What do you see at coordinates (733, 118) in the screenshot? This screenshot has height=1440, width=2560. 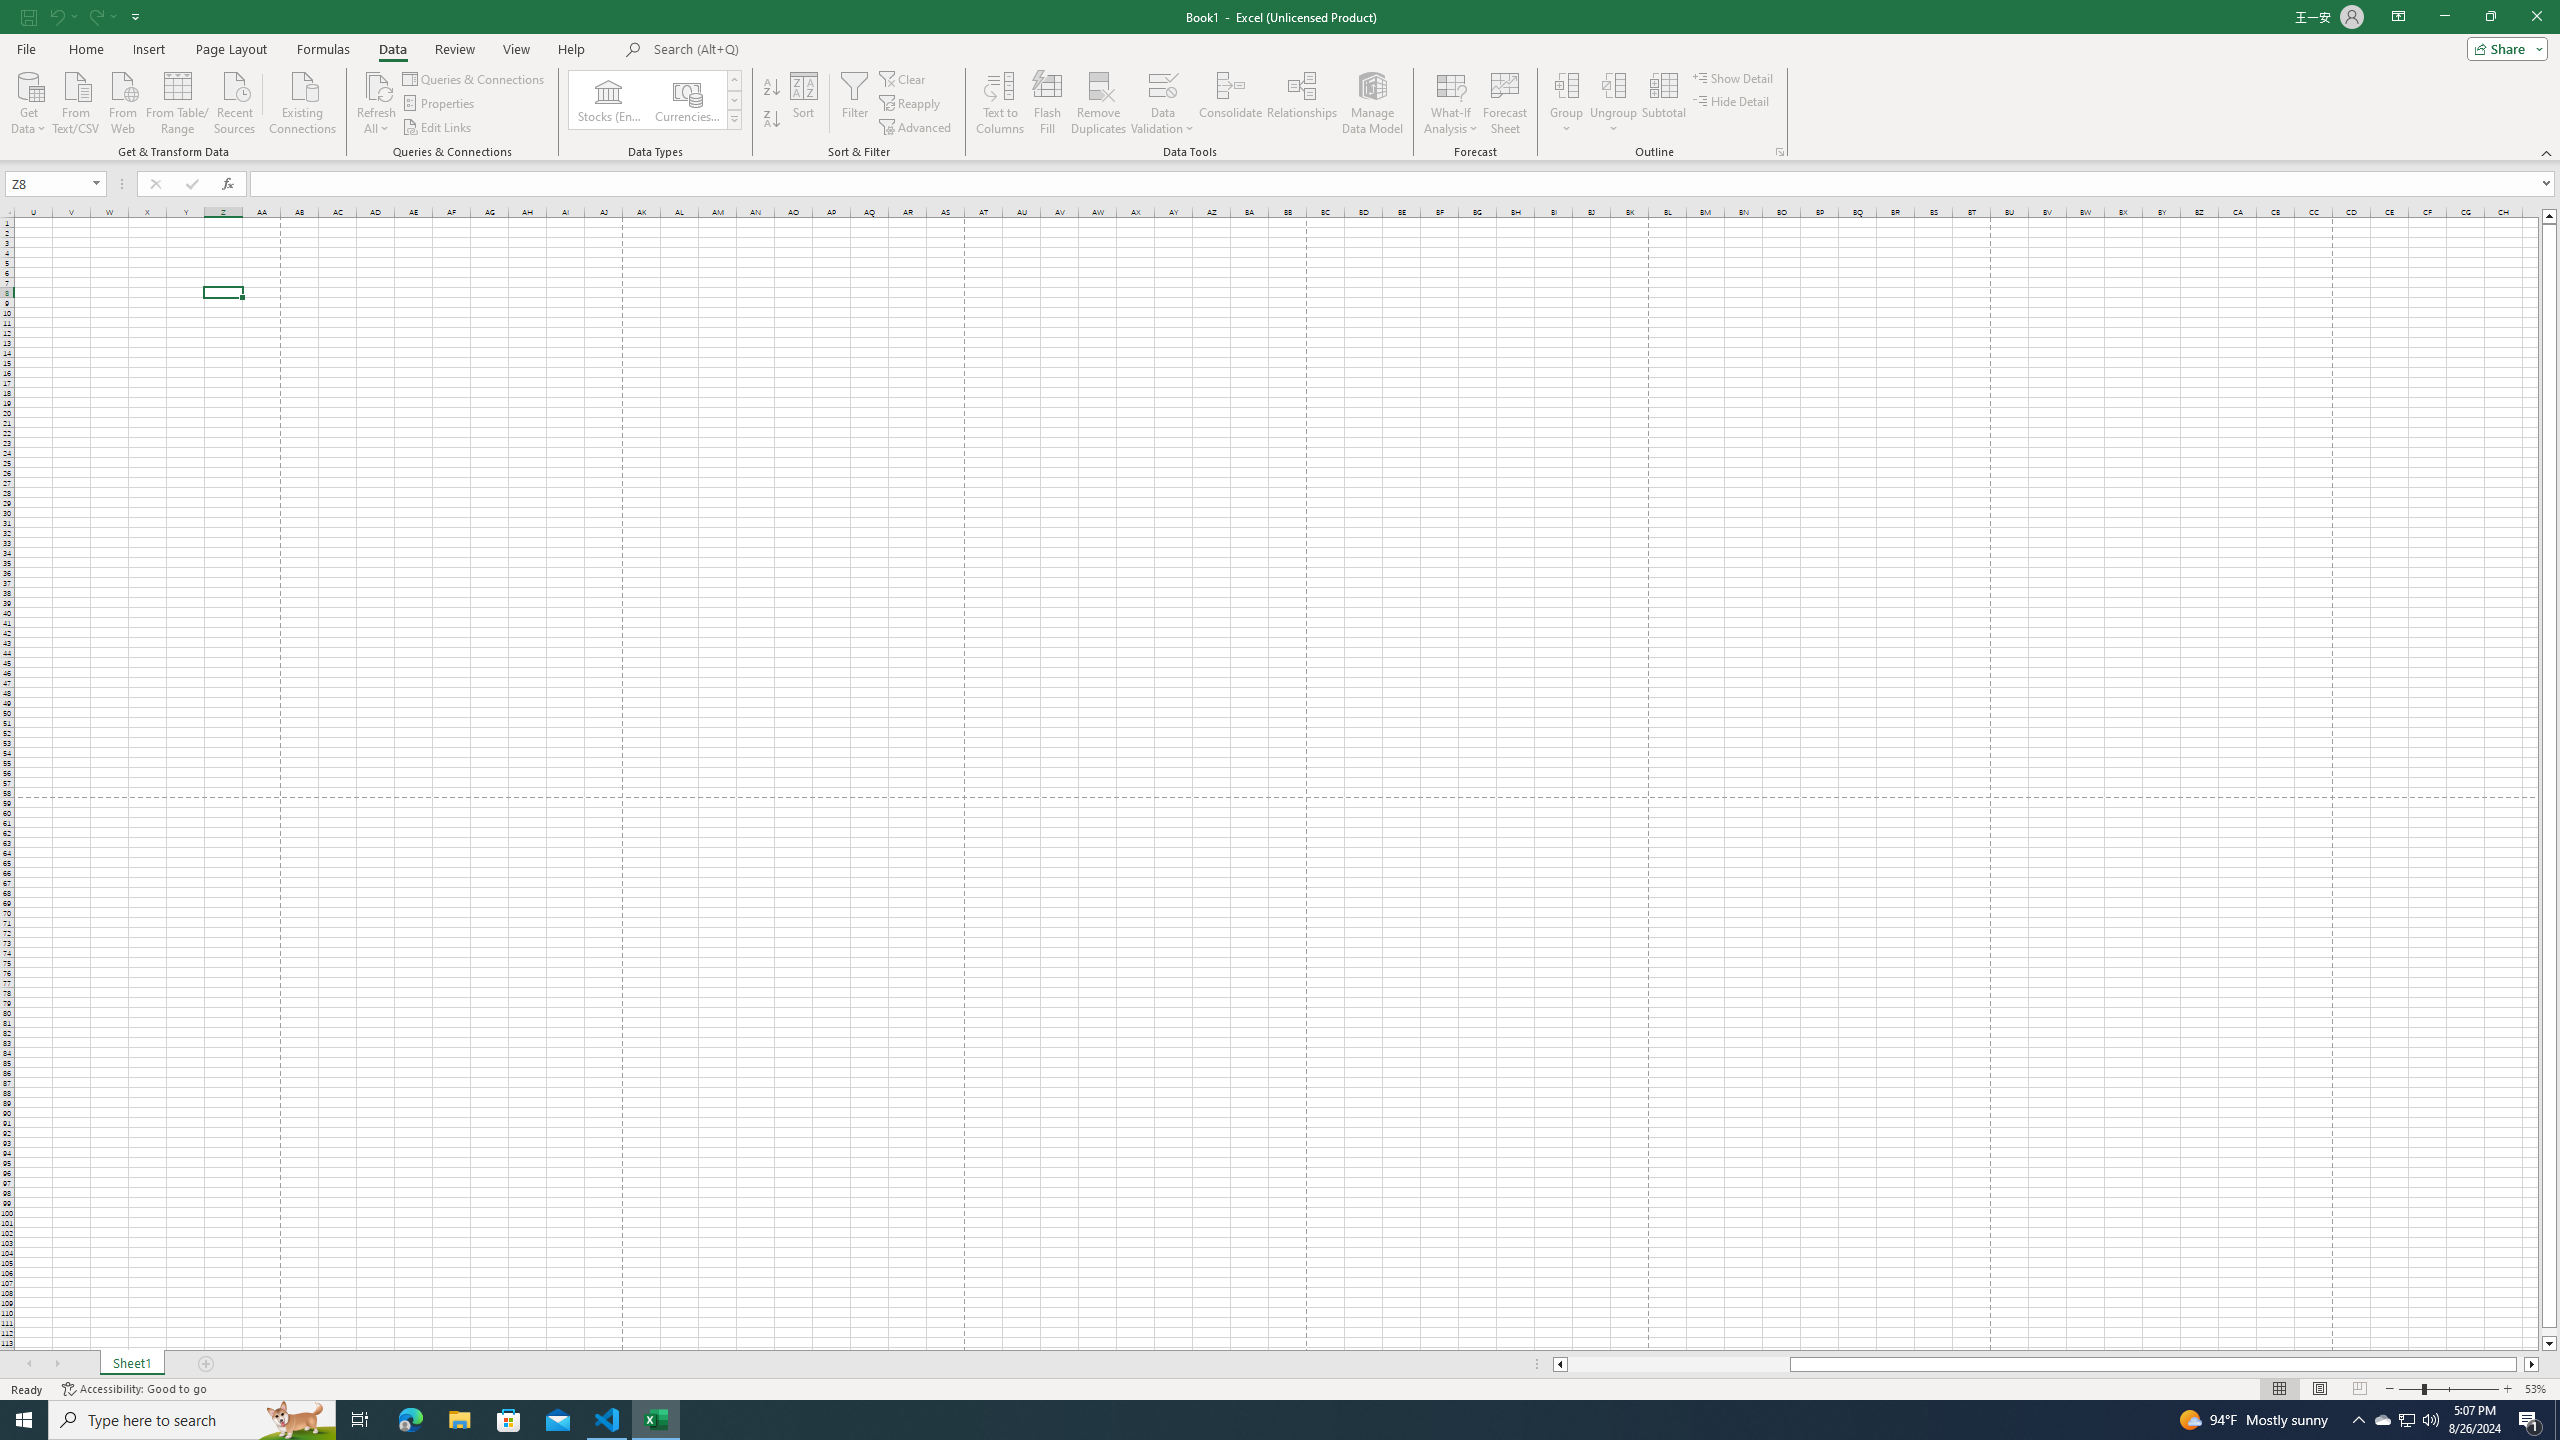 I see `'Data Types'` at bounding box center [733, 118].